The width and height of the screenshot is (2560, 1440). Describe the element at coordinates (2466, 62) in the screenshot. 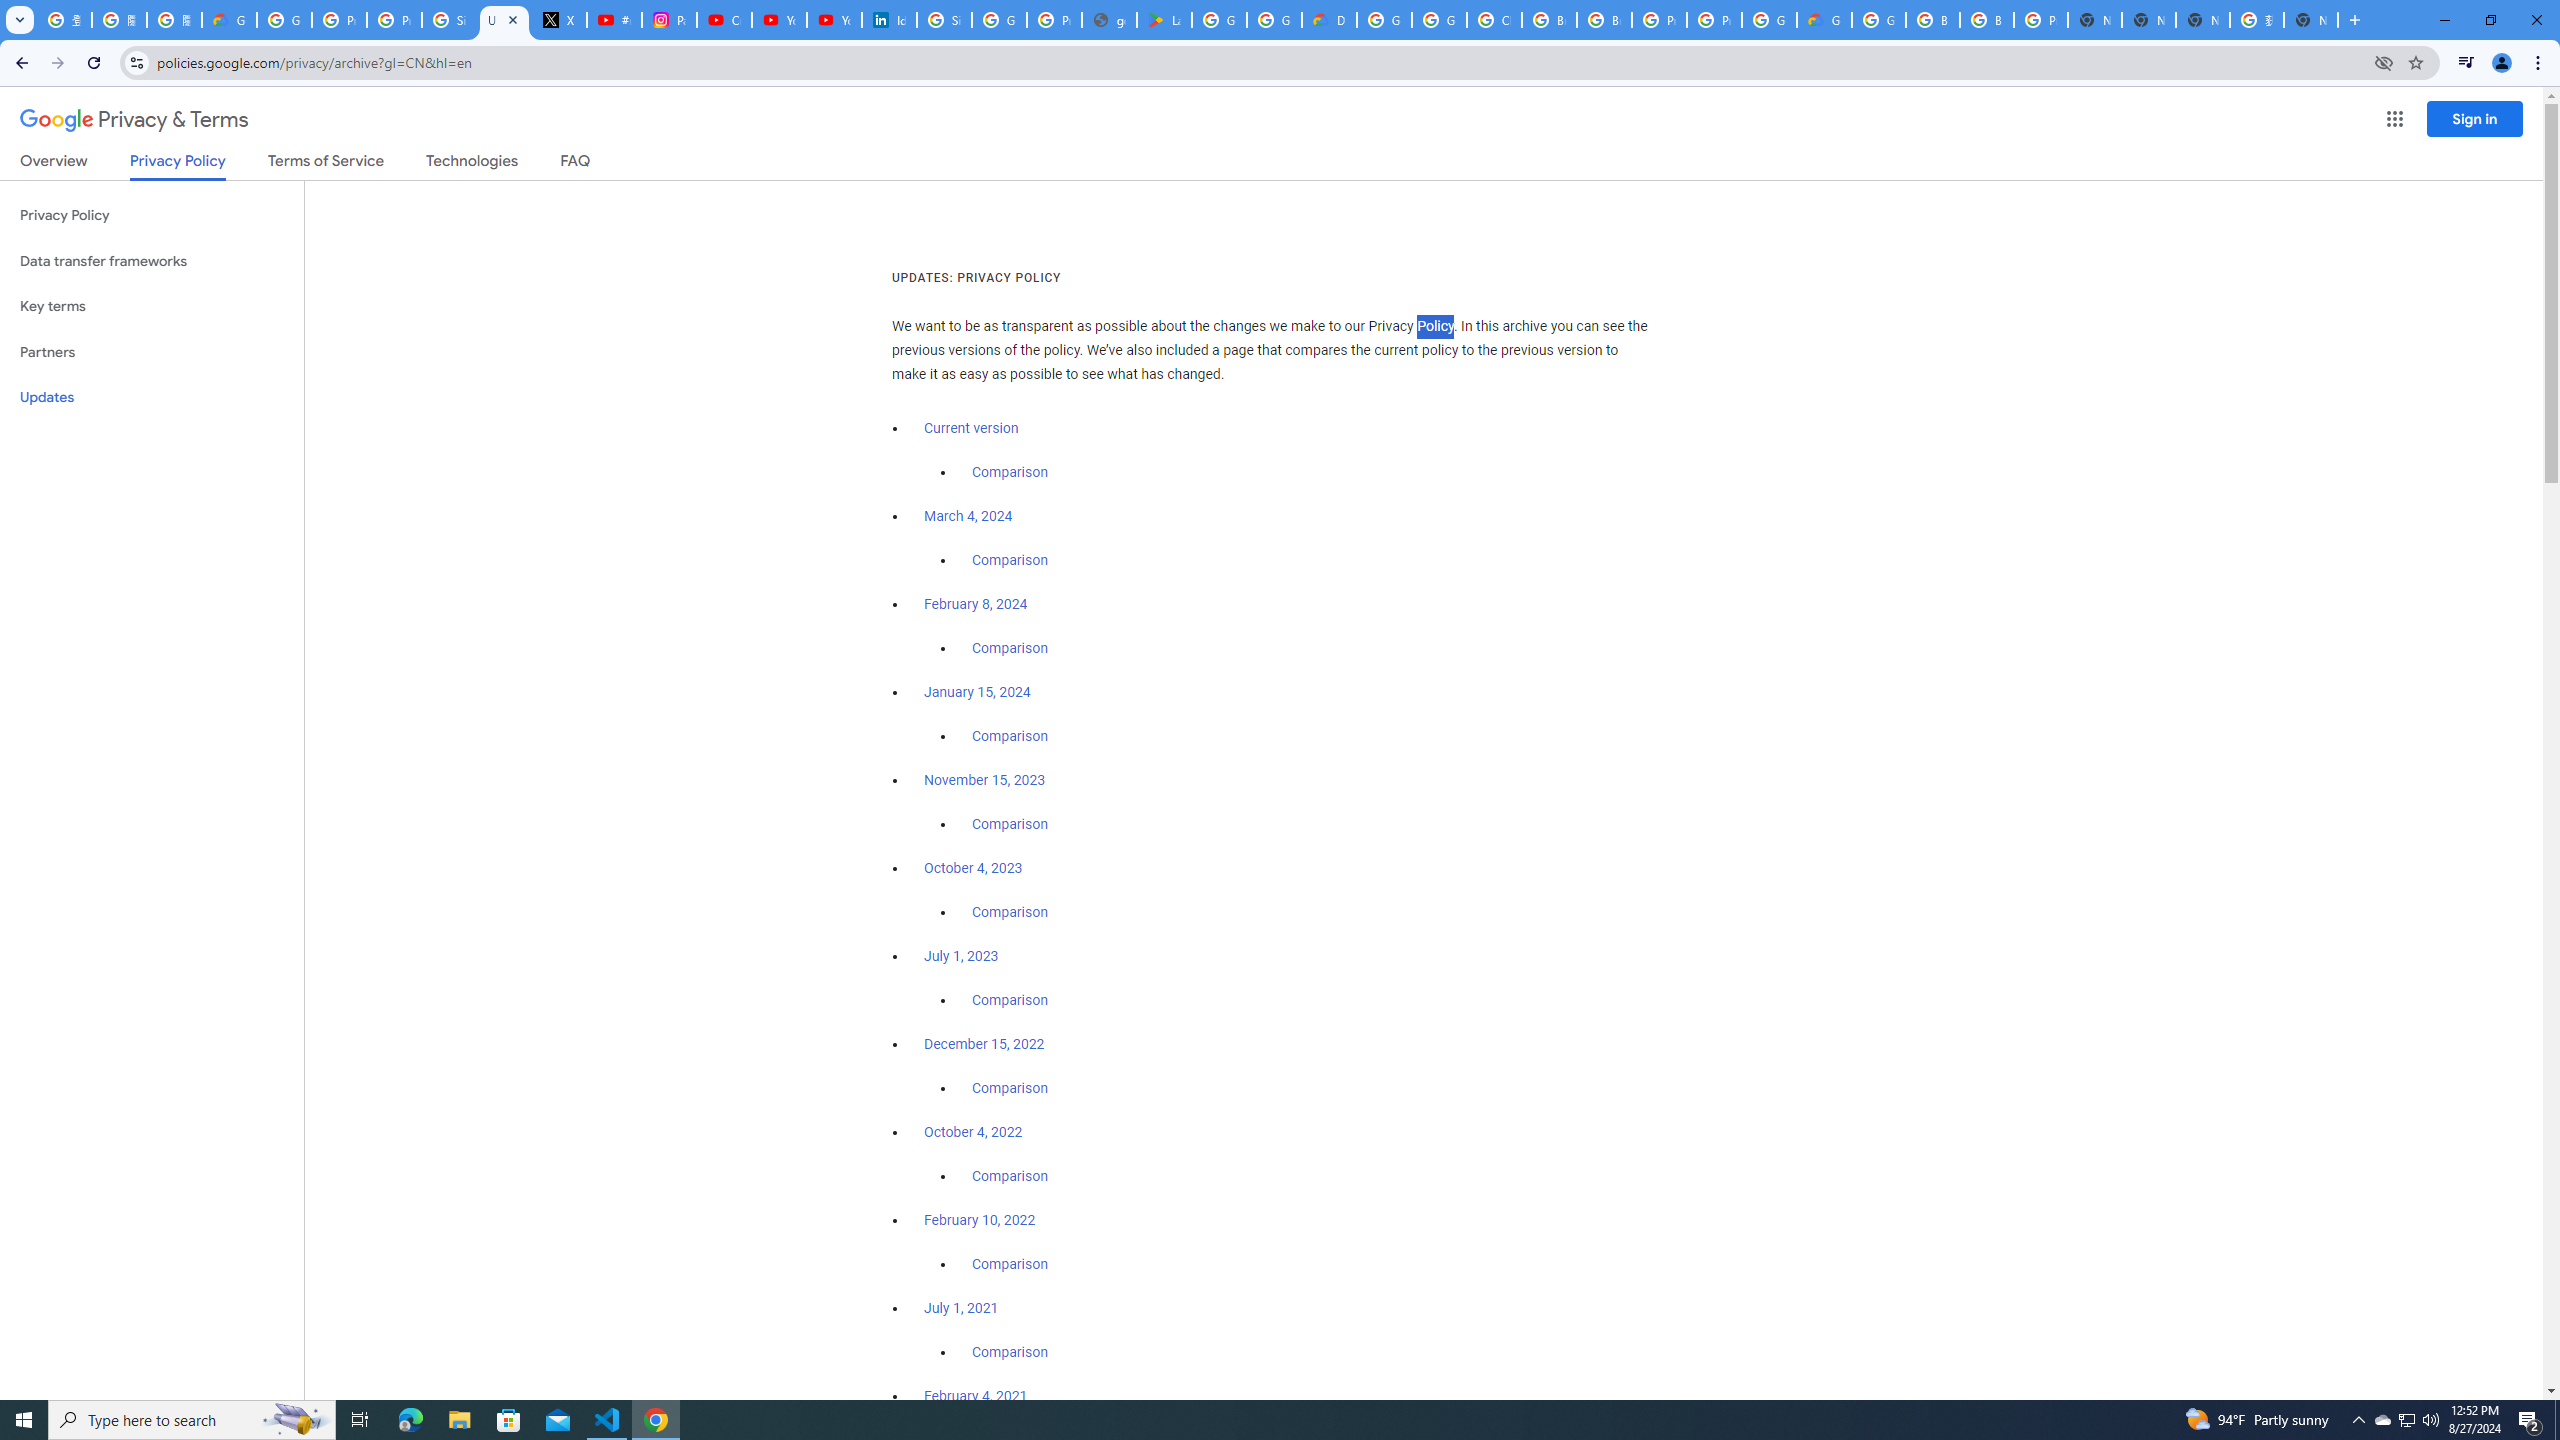

I see `'Control your music, videos, and more'` at that location.